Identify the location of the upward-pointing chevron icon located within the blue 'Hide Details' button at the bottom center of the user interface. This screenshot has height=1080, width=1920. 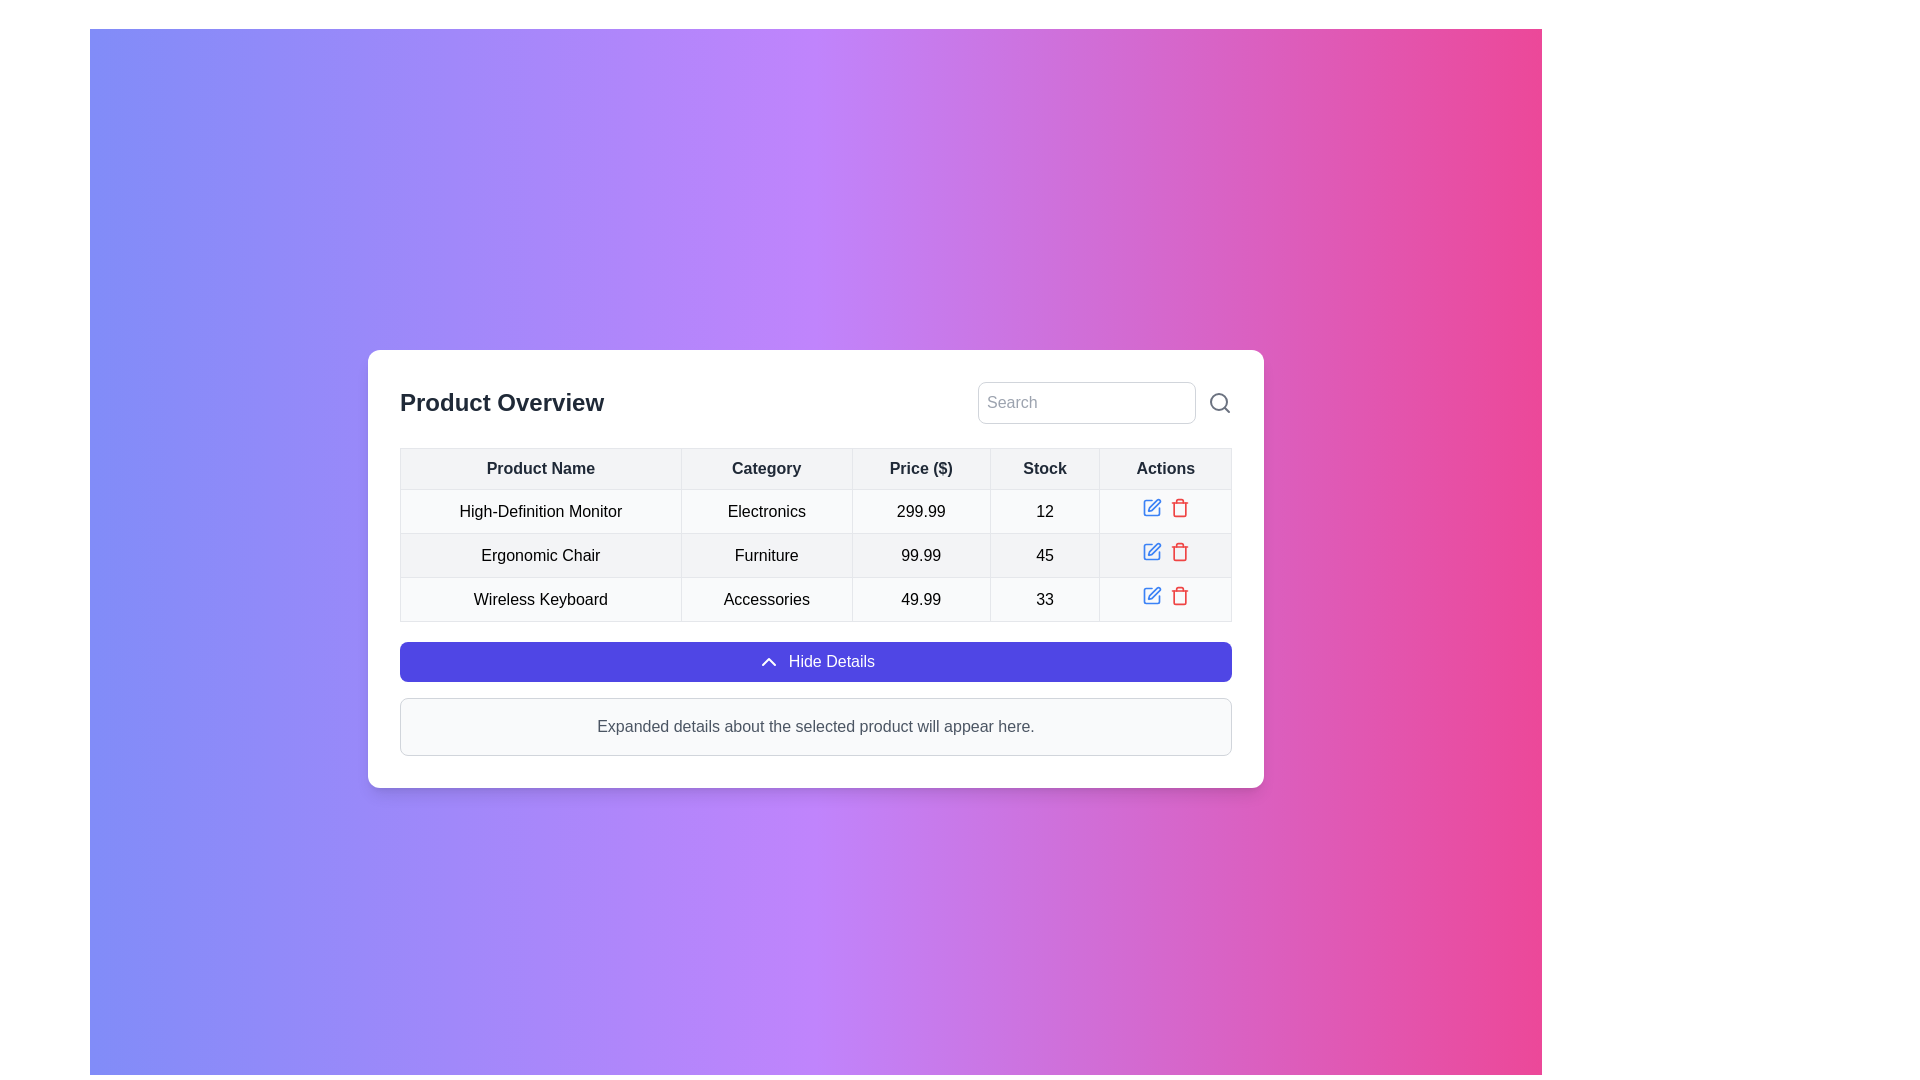
(767, 662).